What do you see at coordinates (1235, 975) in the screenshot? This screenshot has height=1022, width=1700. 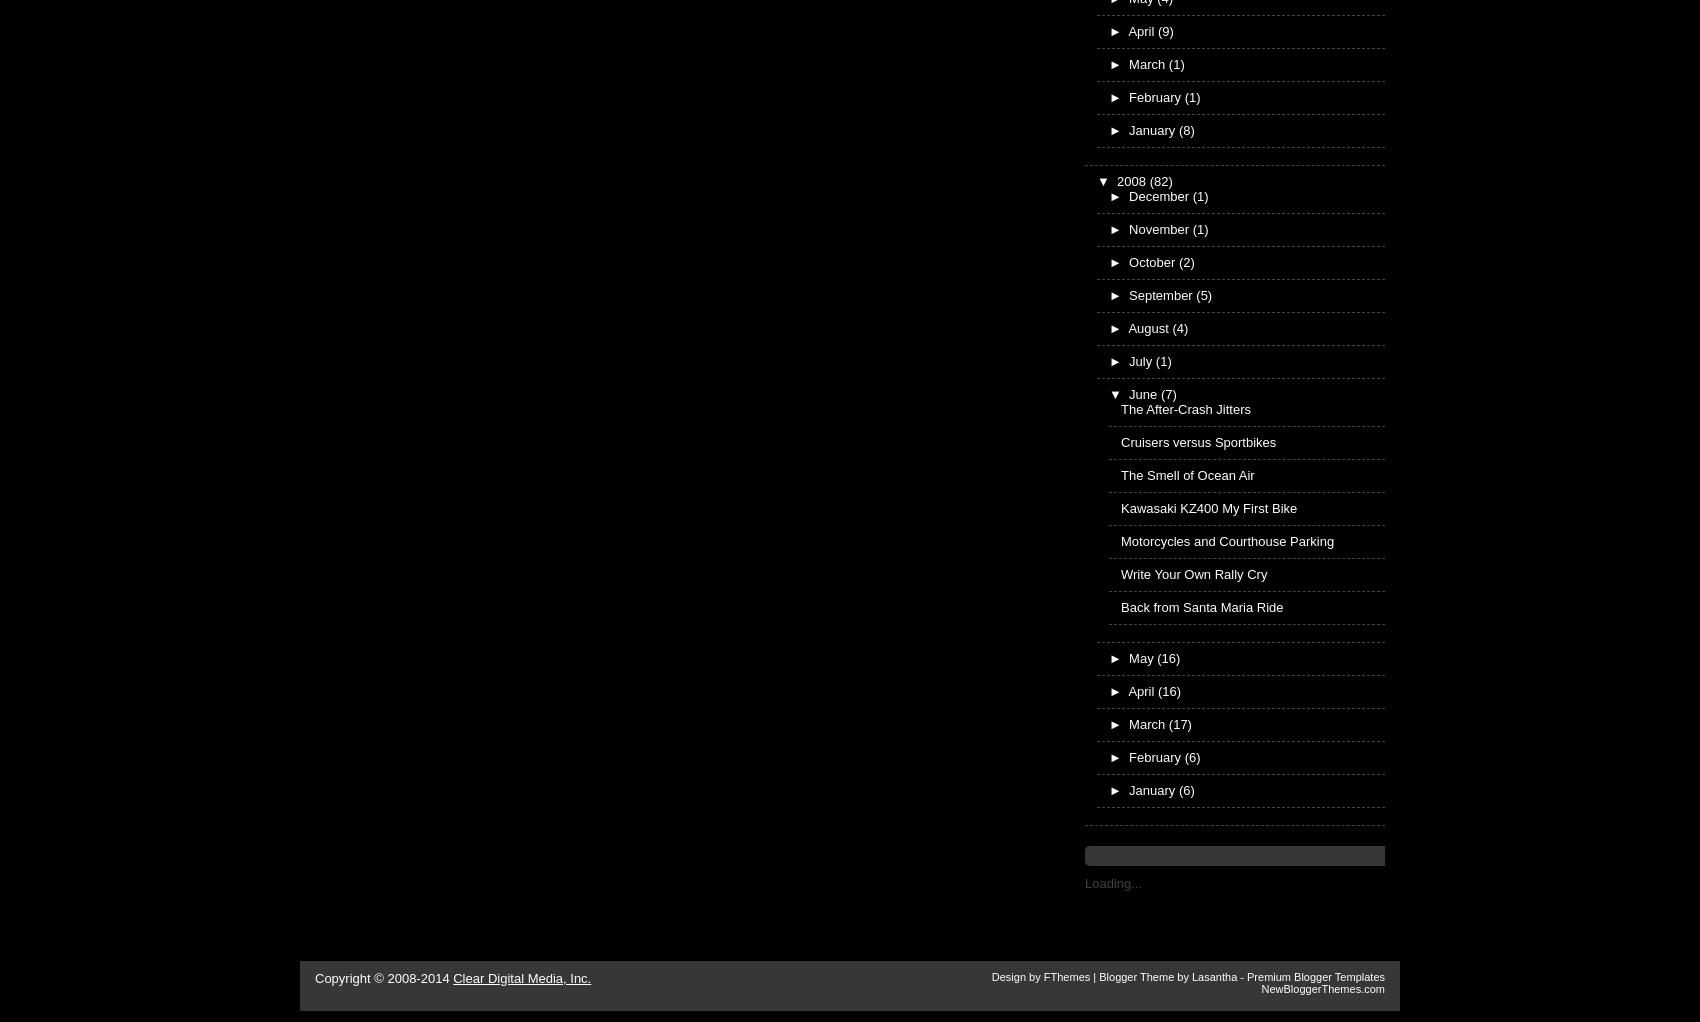 I see `'-'` at bounding box center [1235, 975].